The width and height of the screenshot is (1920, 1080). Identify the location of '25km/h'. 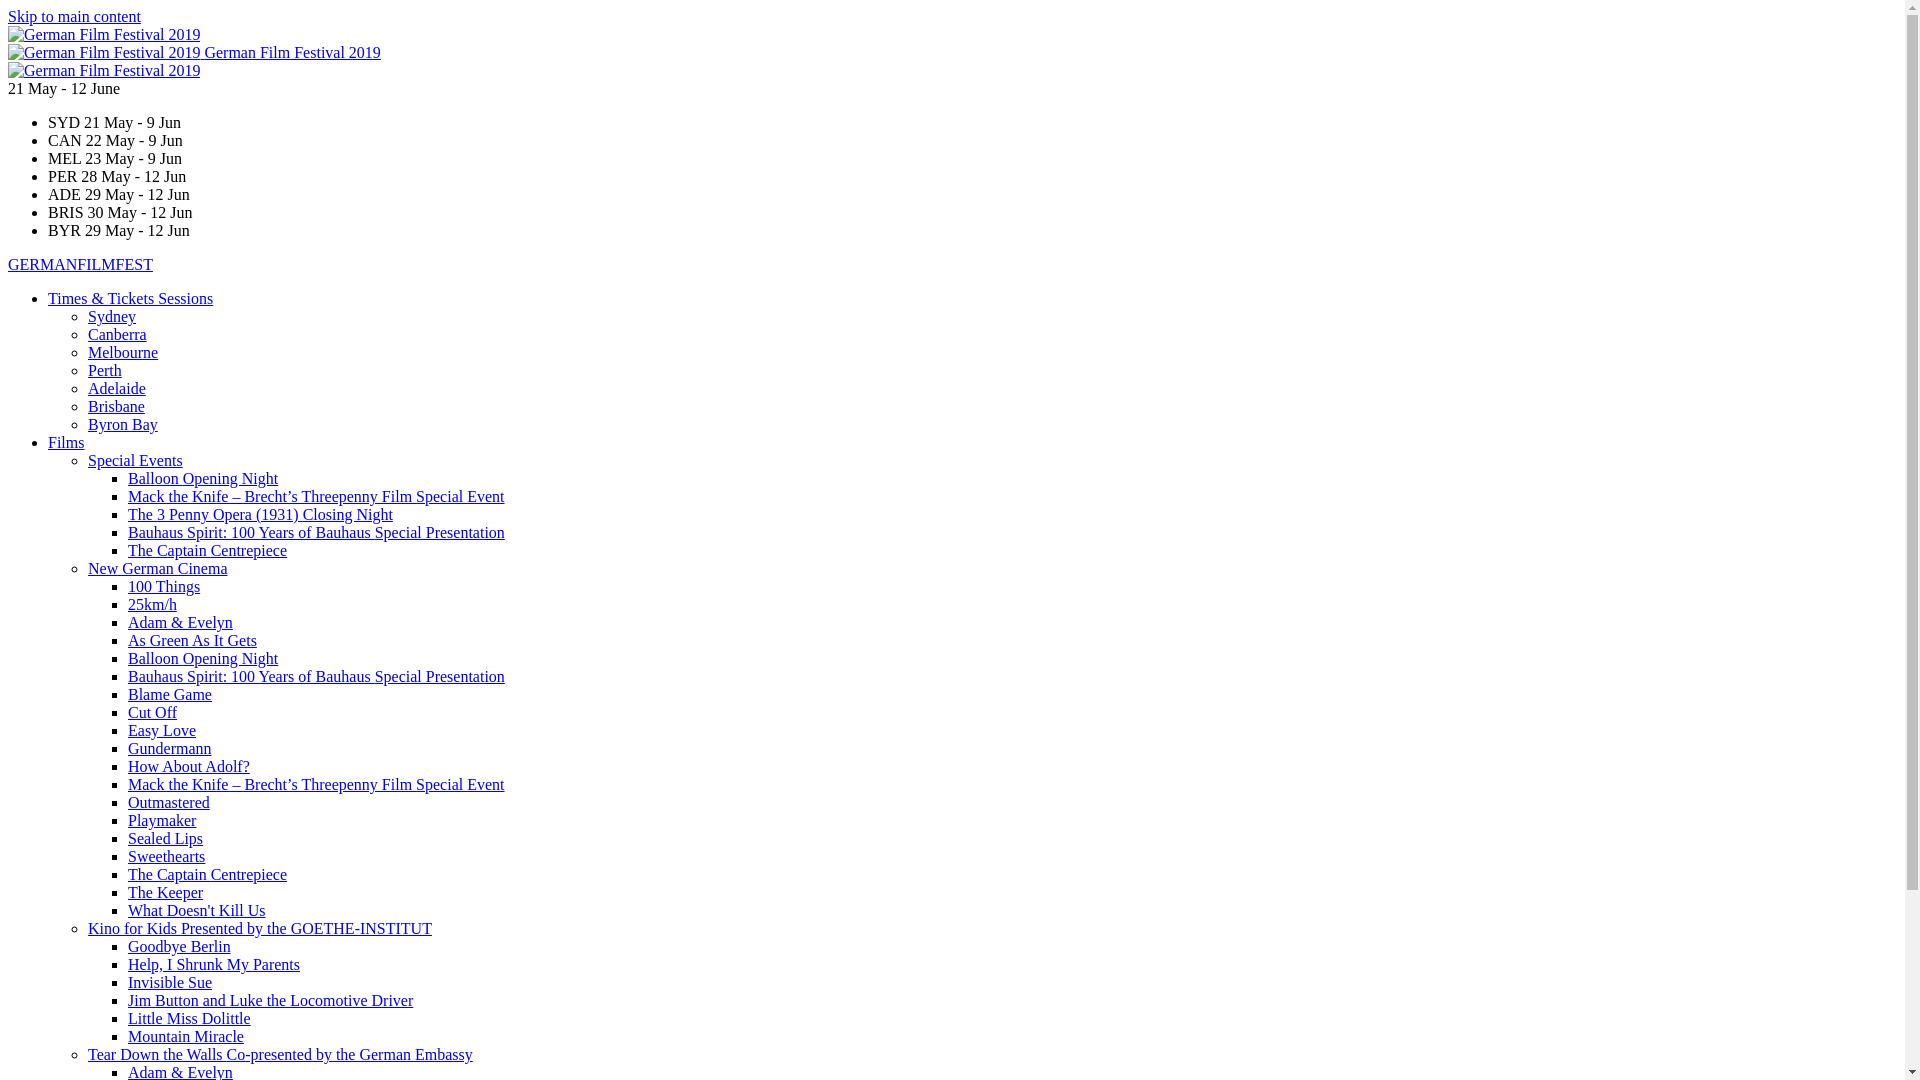
(151, 603).